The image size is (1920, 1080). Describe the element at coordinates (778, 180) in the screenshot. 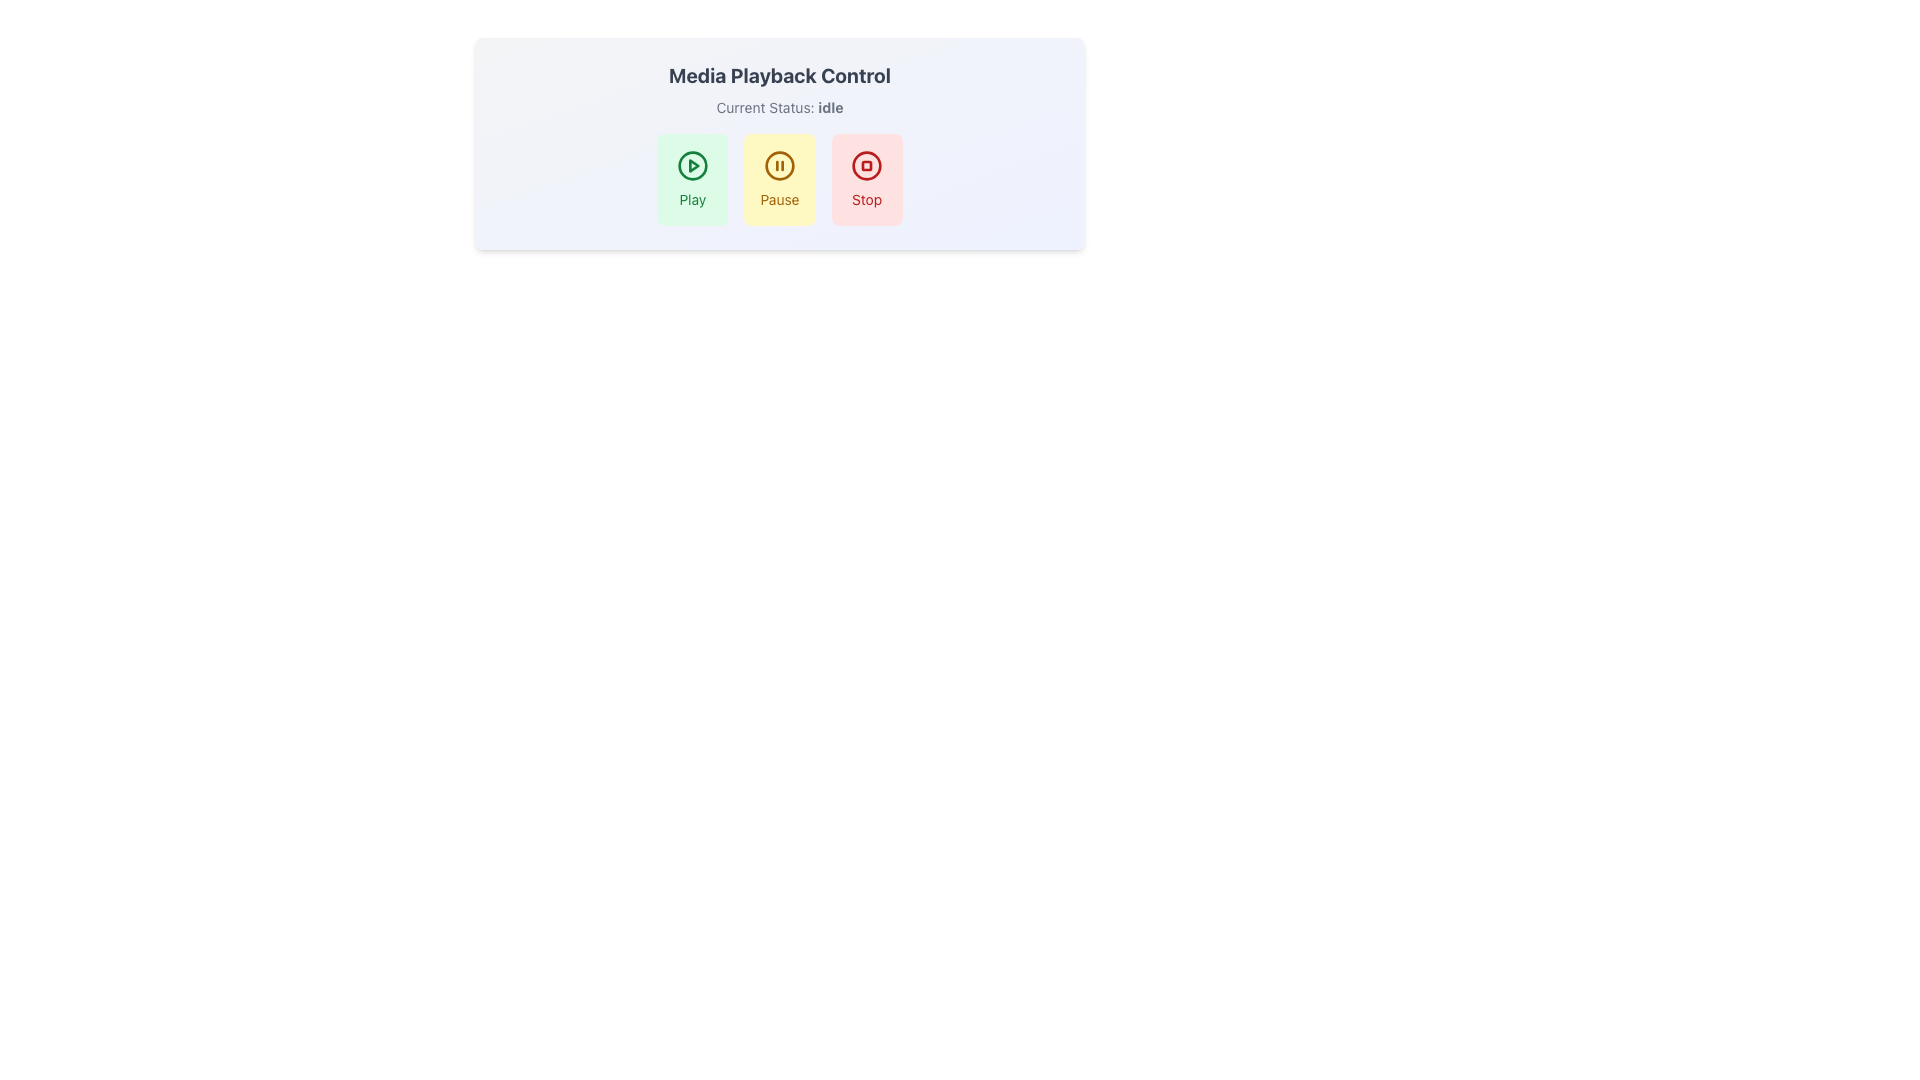

I see `the pause button located in the middle column of the three-column grid layout` at that location.